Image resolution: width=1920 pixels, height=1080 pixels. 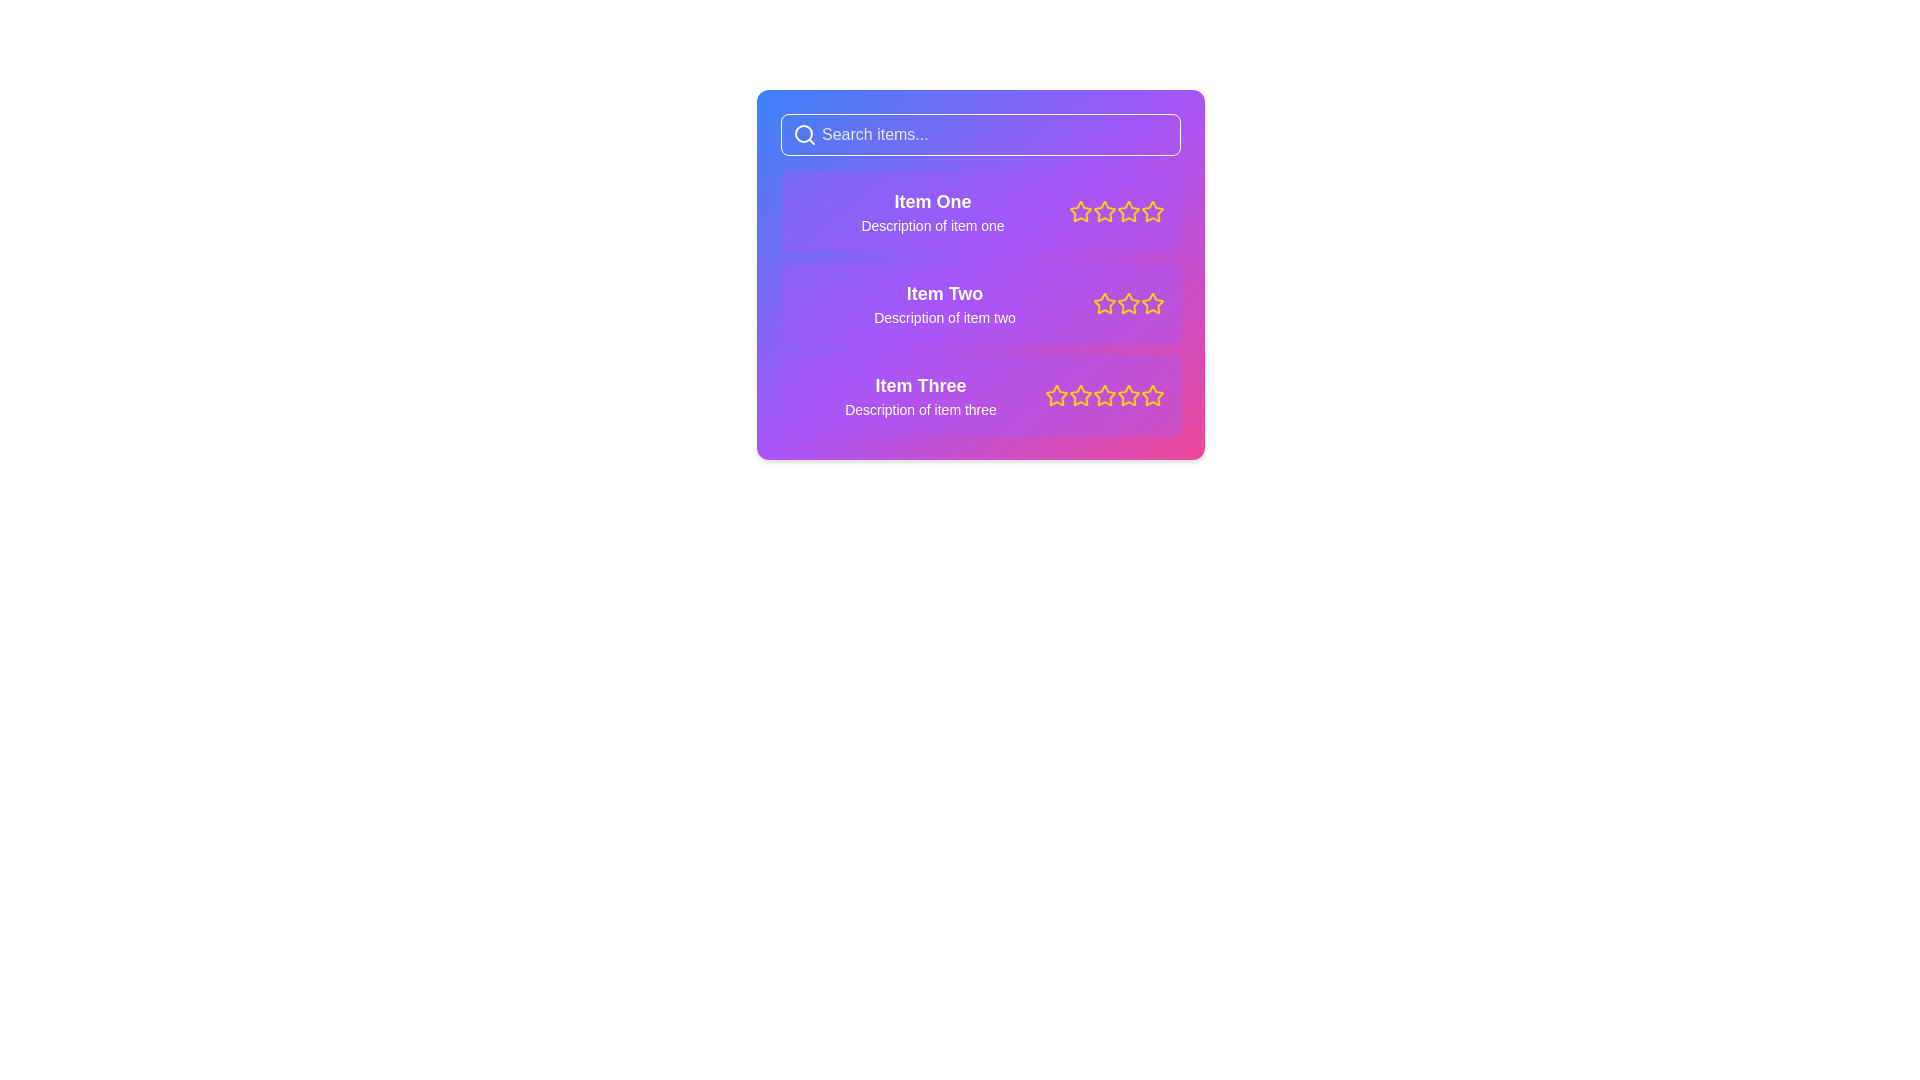 What do you see at coordinates (944, 316) in the screenshot?
I see `the text label displaying 'Description of item two', which is styled with white text on a purple gradient background and is positioned below 'Item Two'` at bounding box center [944, 316].